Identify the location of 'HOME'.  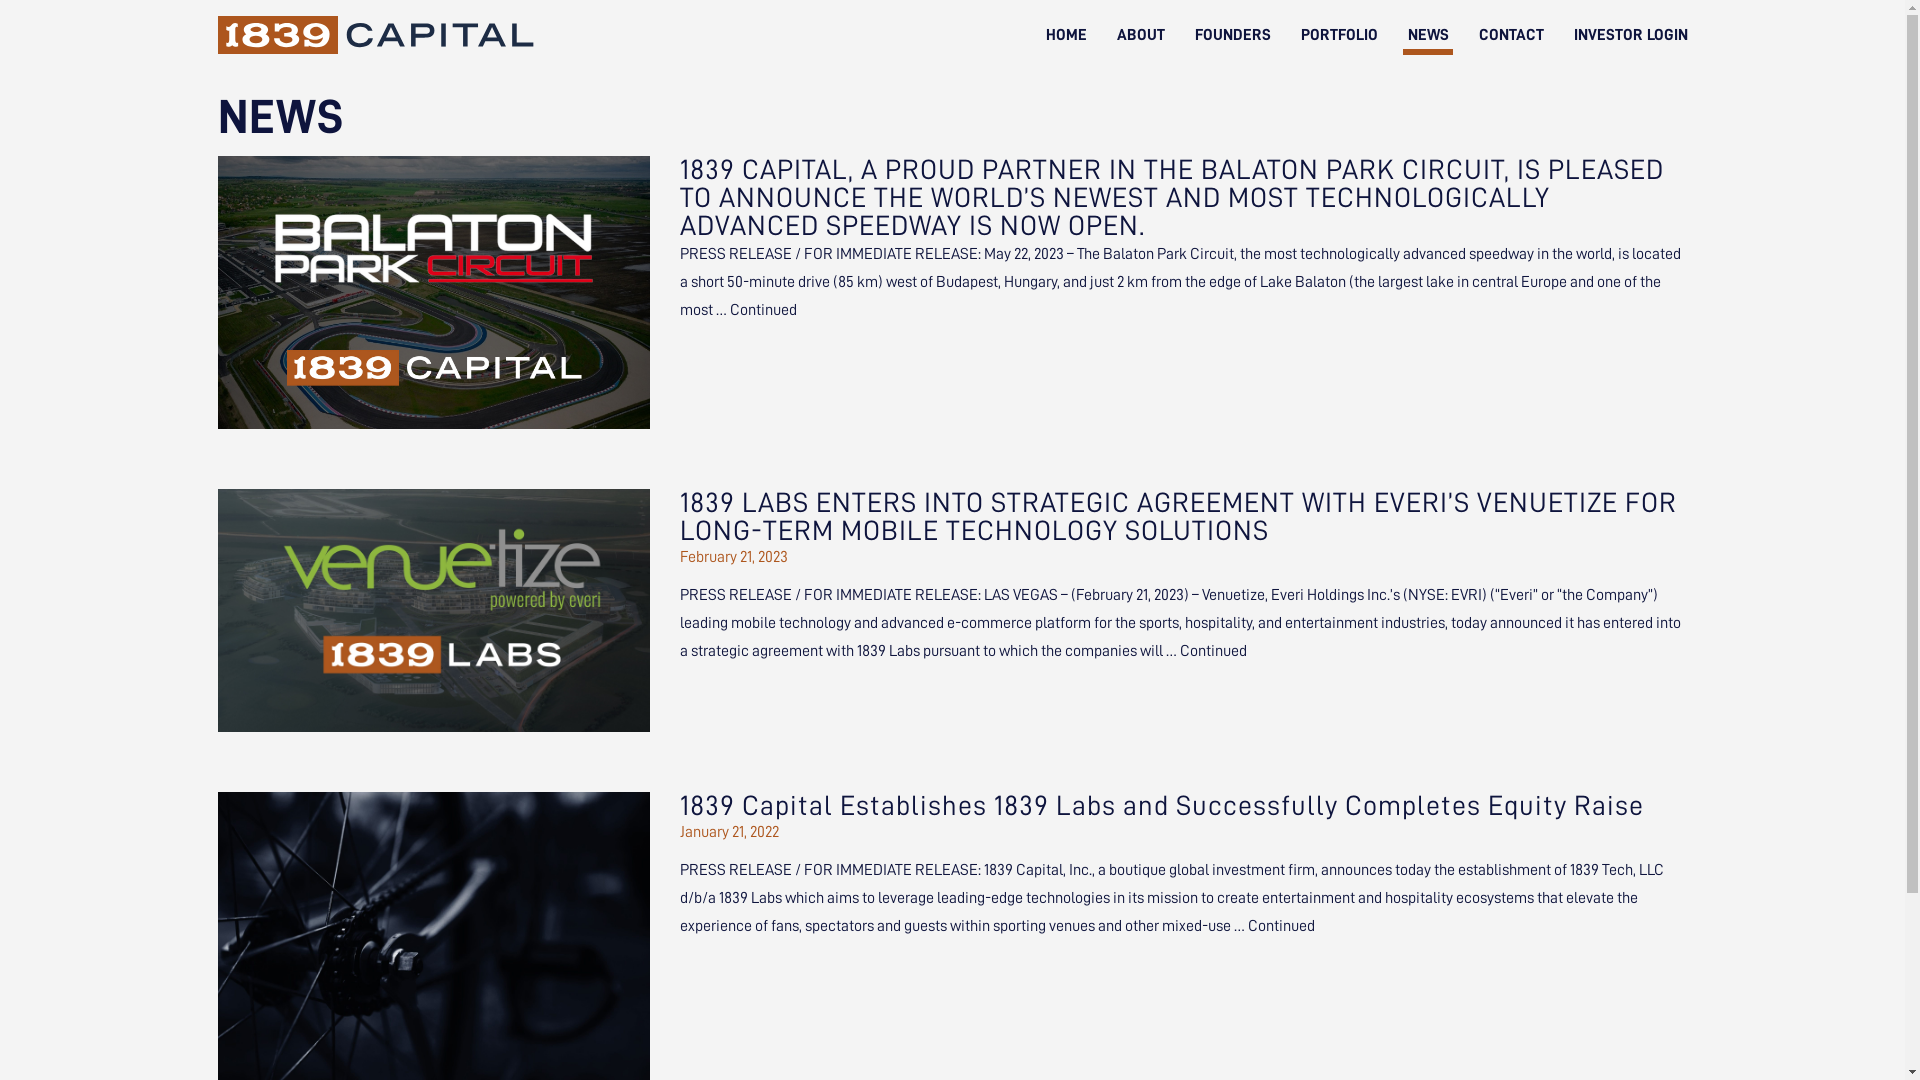
(1065, 34).